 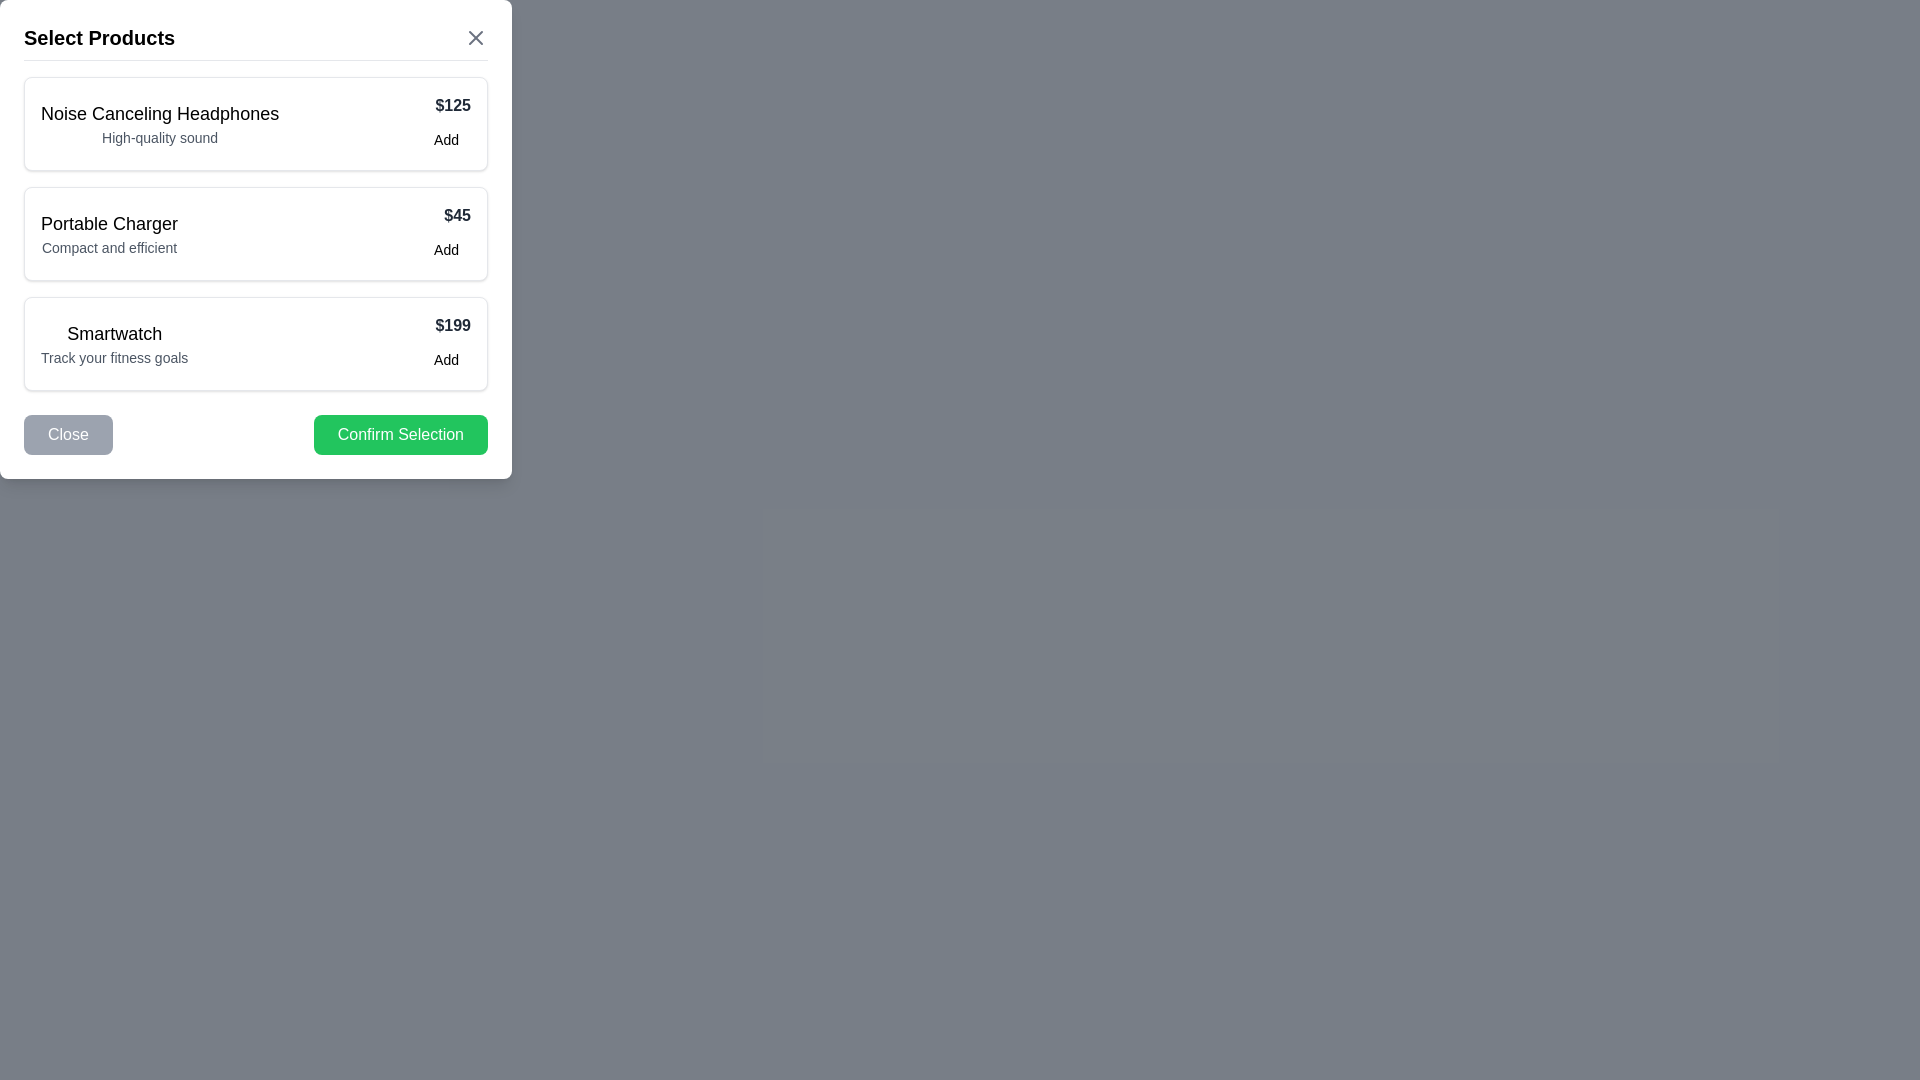 What do you see at coordinates (474, 38) in the screenshot?
I see `the close button located in the top-right corner of the 'Select Products' header` at bounding box center [474, 38].